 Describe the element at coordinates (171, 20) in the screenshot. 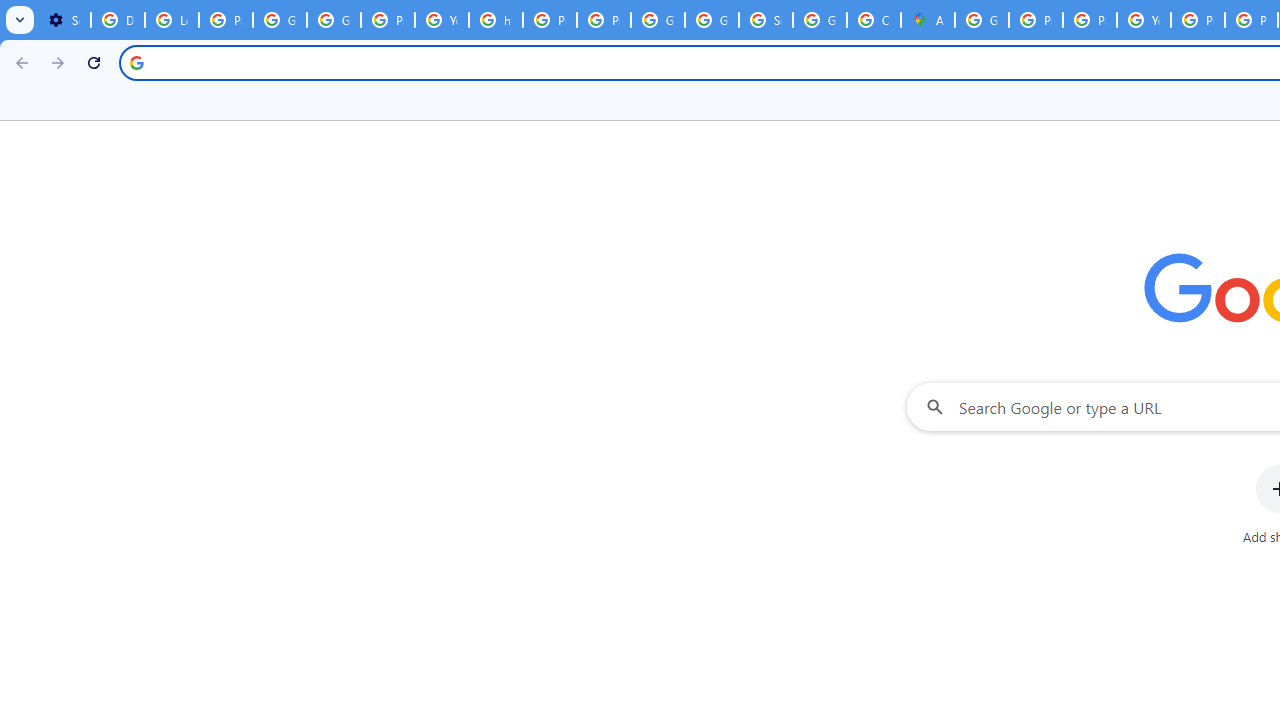

I see `'Learn how to find your photos - Google Photos Help'` at that location.